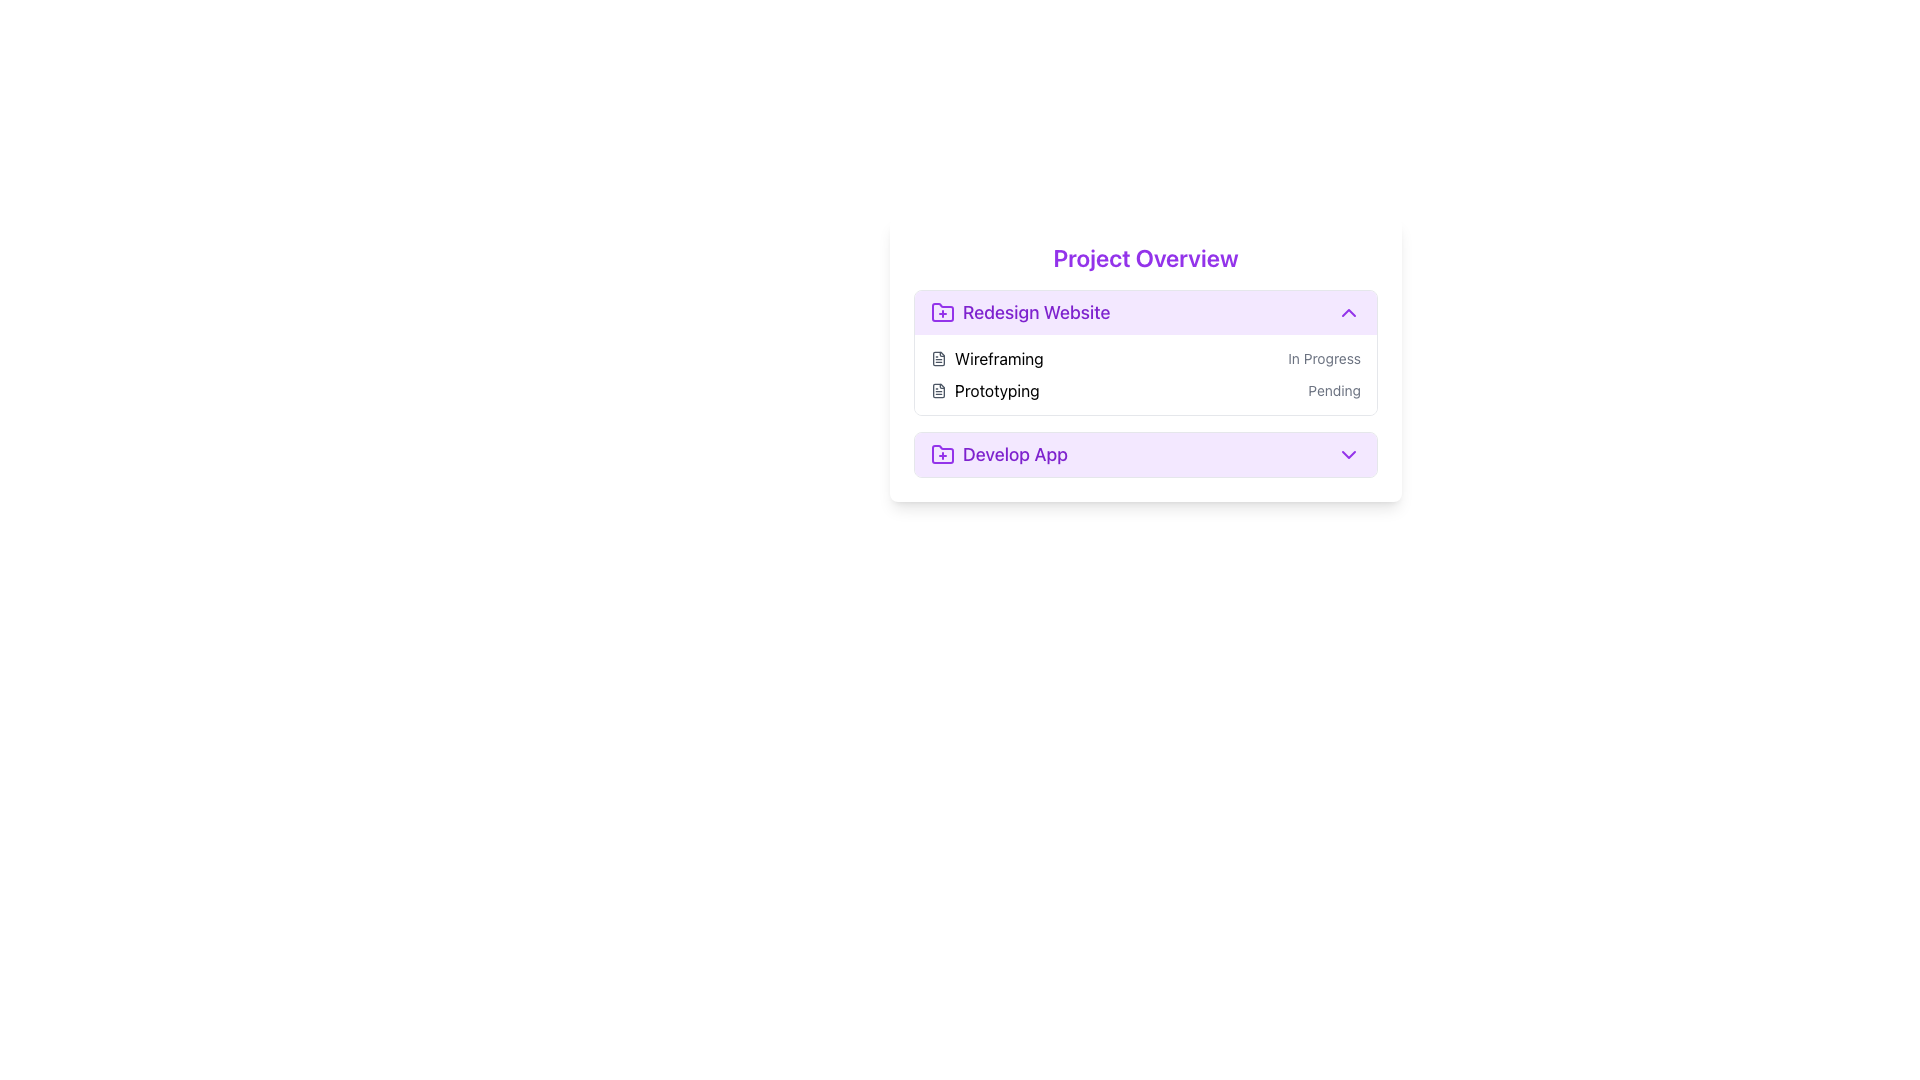 The image size is (1920, 1080). Describe the element at coordinates (1348, 312) in the screenshot. I see `the toggle icon located at the top-right corner of the 'Redesign Website' section` at that location.